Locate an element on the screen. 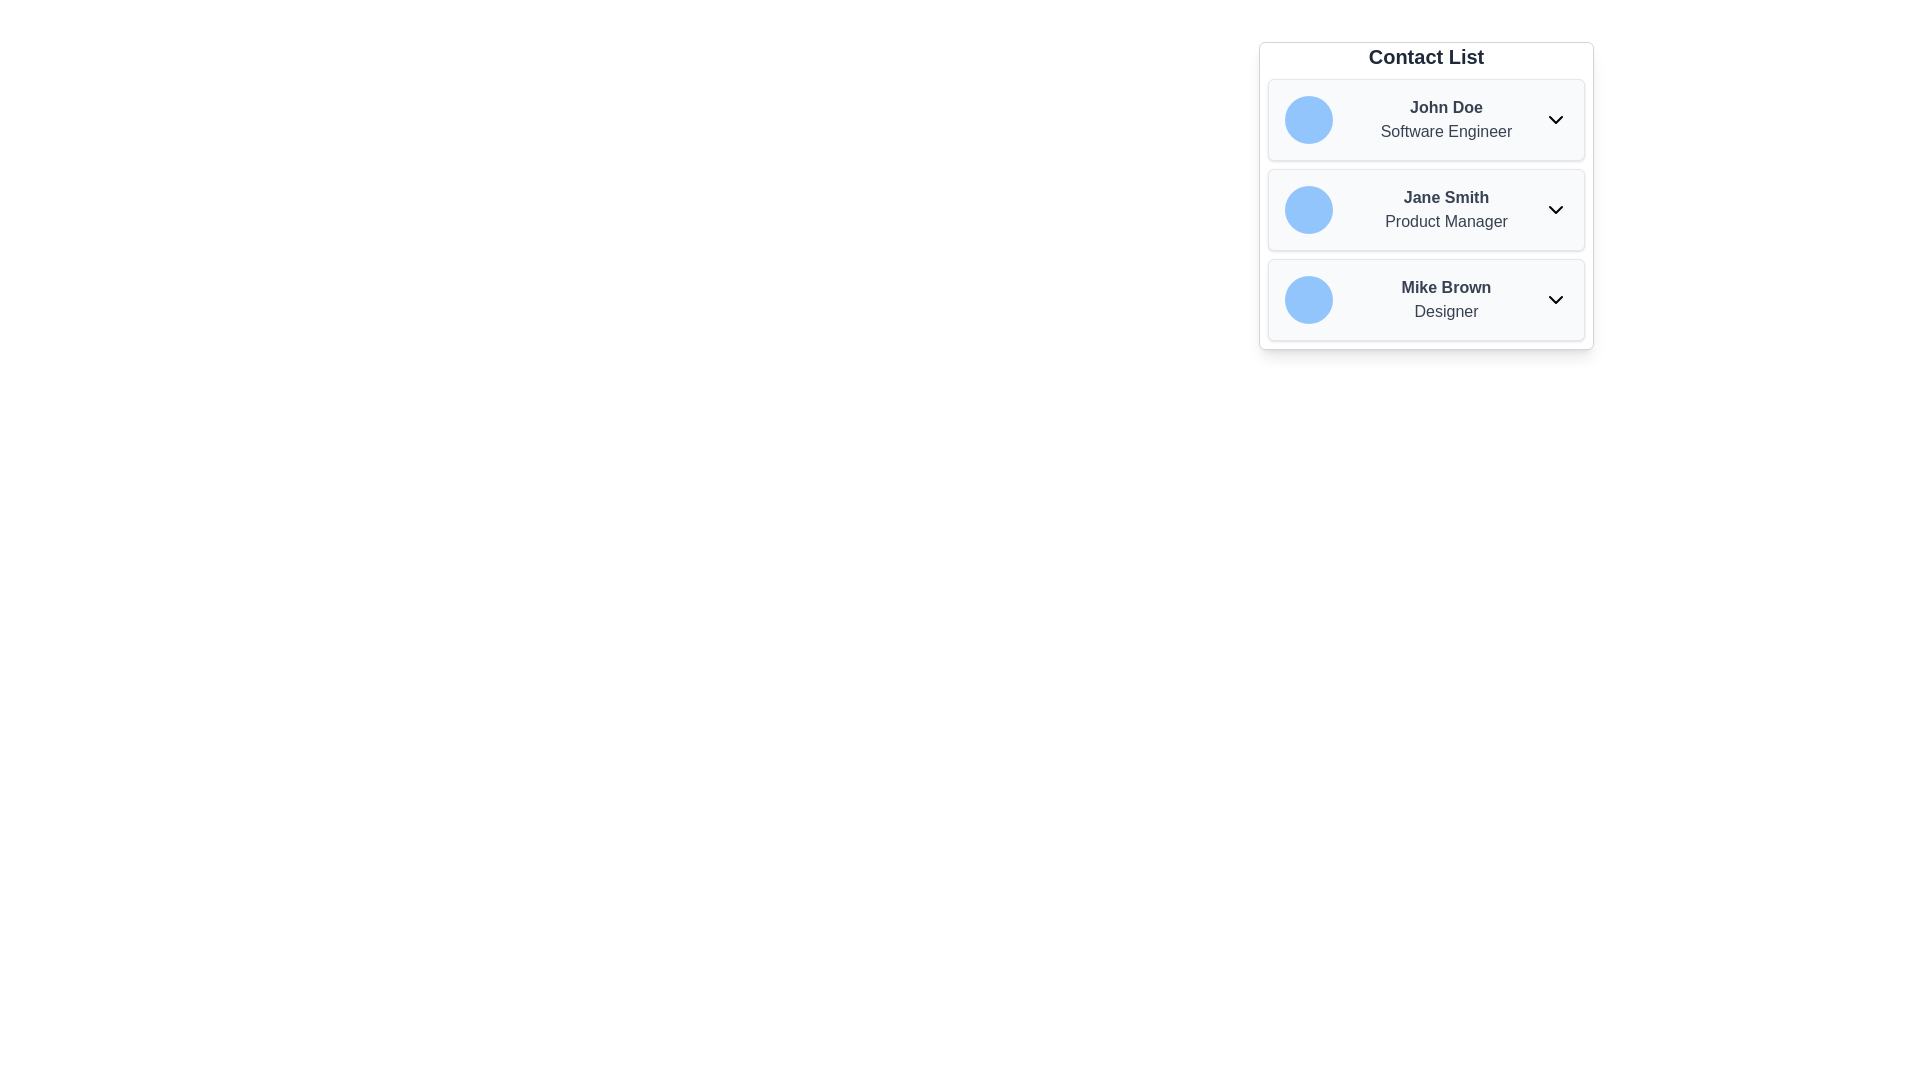 This screenshot has width=1920, height=1080. the Text Display element showing 'John Doe' and 'Software Engineer' is located at coordinates (1446, 119).